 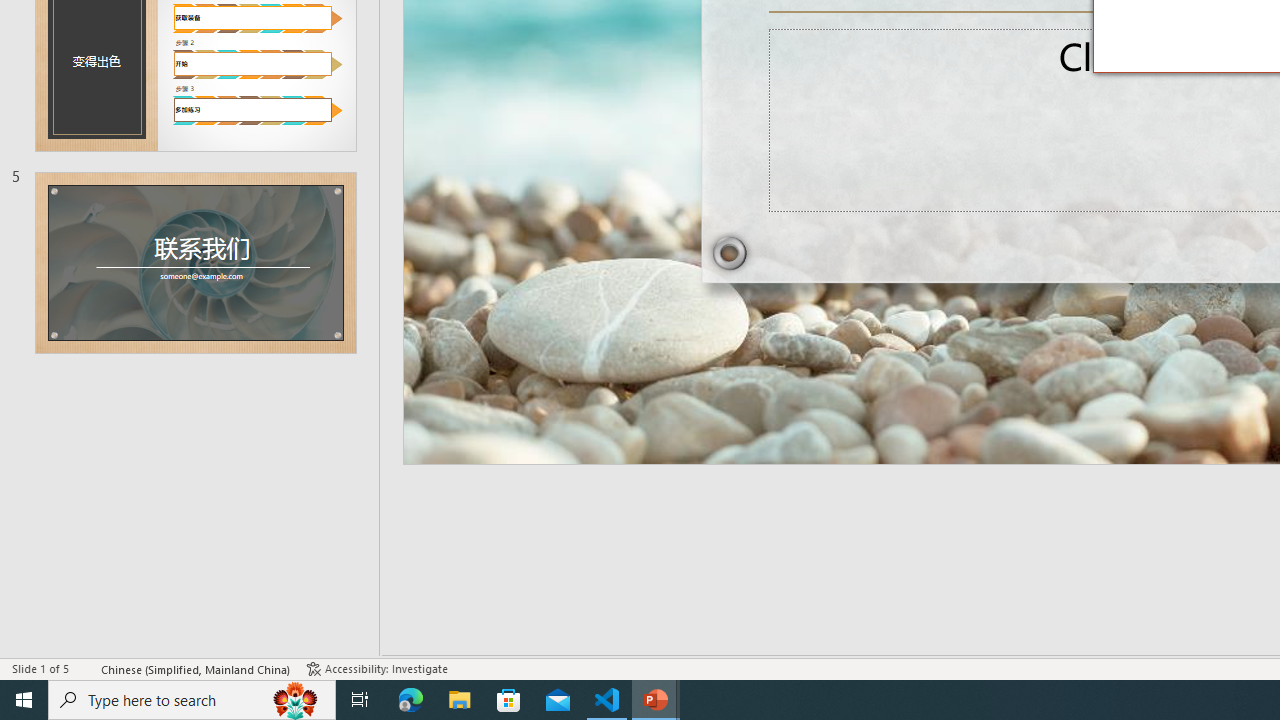 What do you see at coordinates (656, 698) in the screenshot?
I see `'PowerPoint - 2 running windows'` at bounding box center [656, 698].